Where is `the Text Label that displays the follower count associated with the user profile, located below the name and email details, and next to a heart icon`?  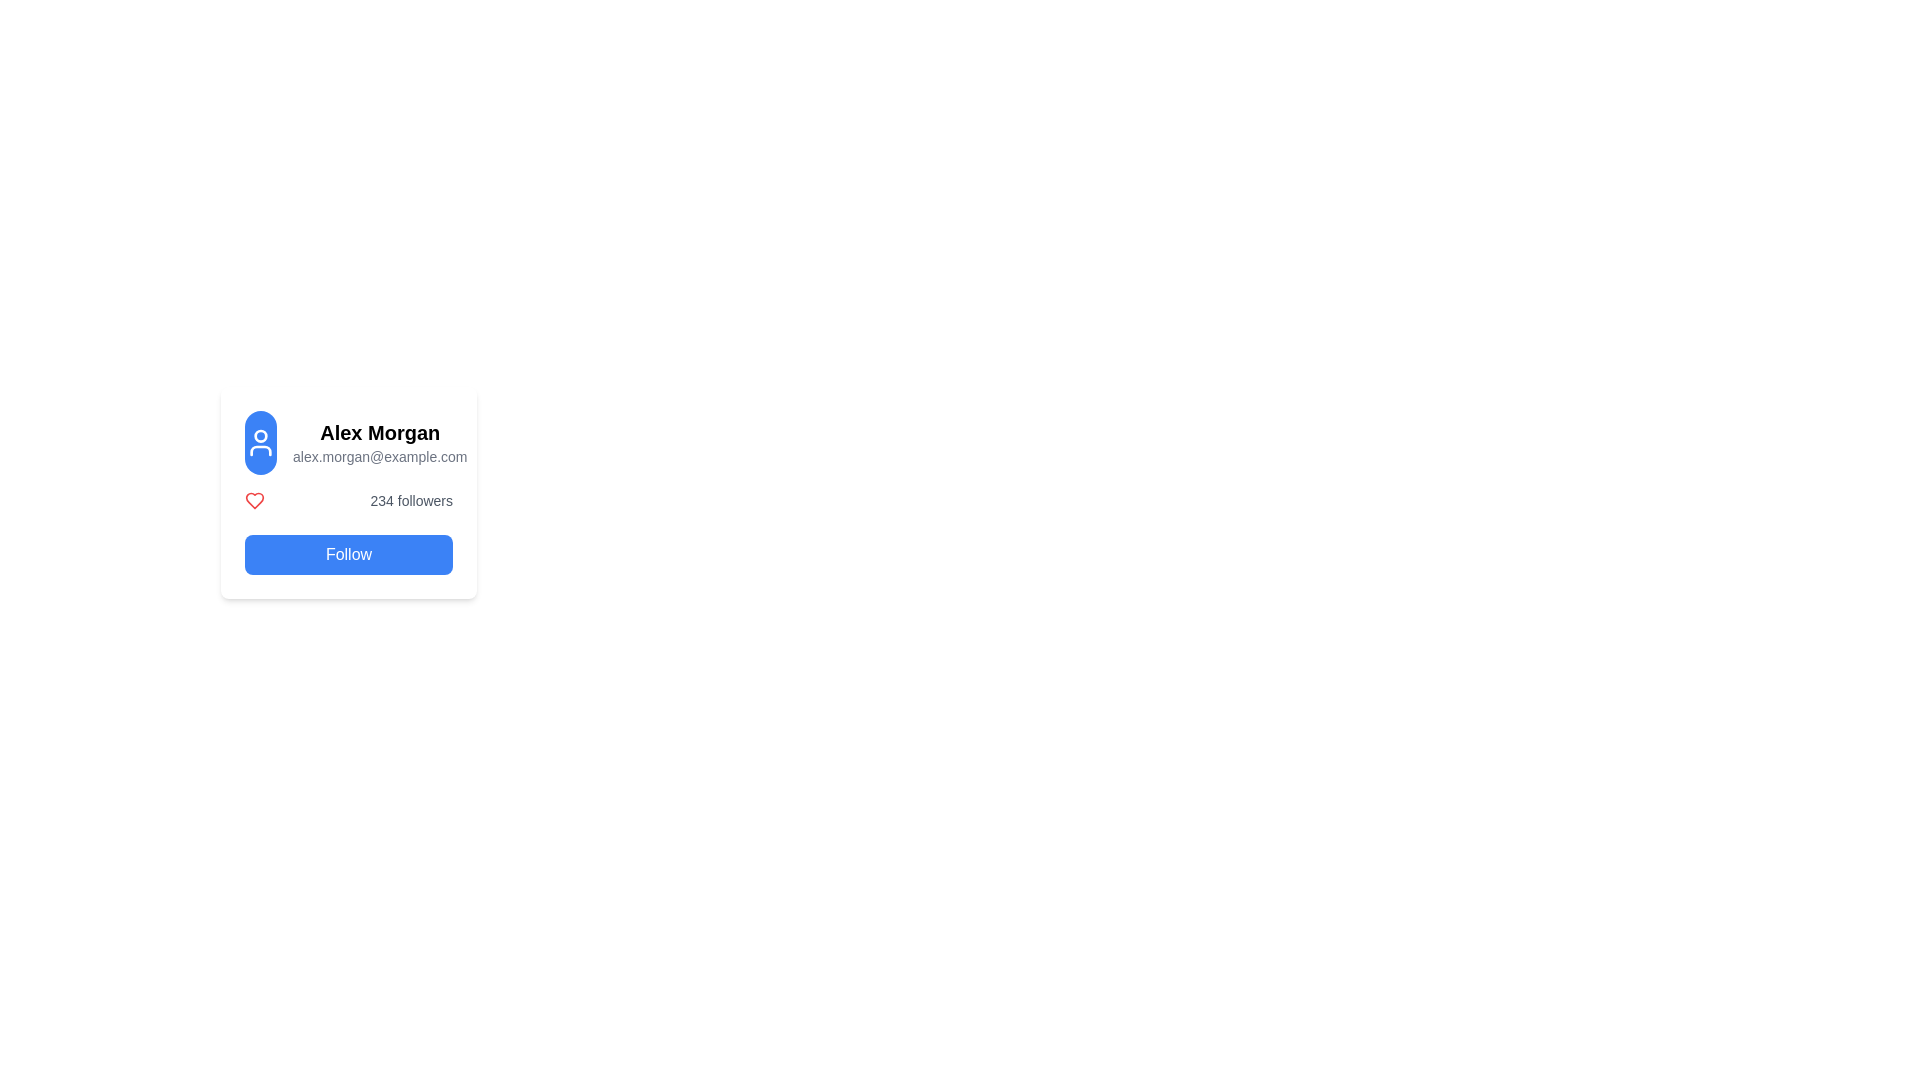
the Text Label that displays the follower count associated with the user profile, located below the name and email details, and next to a heart icon is located at coordinates (410, 500).